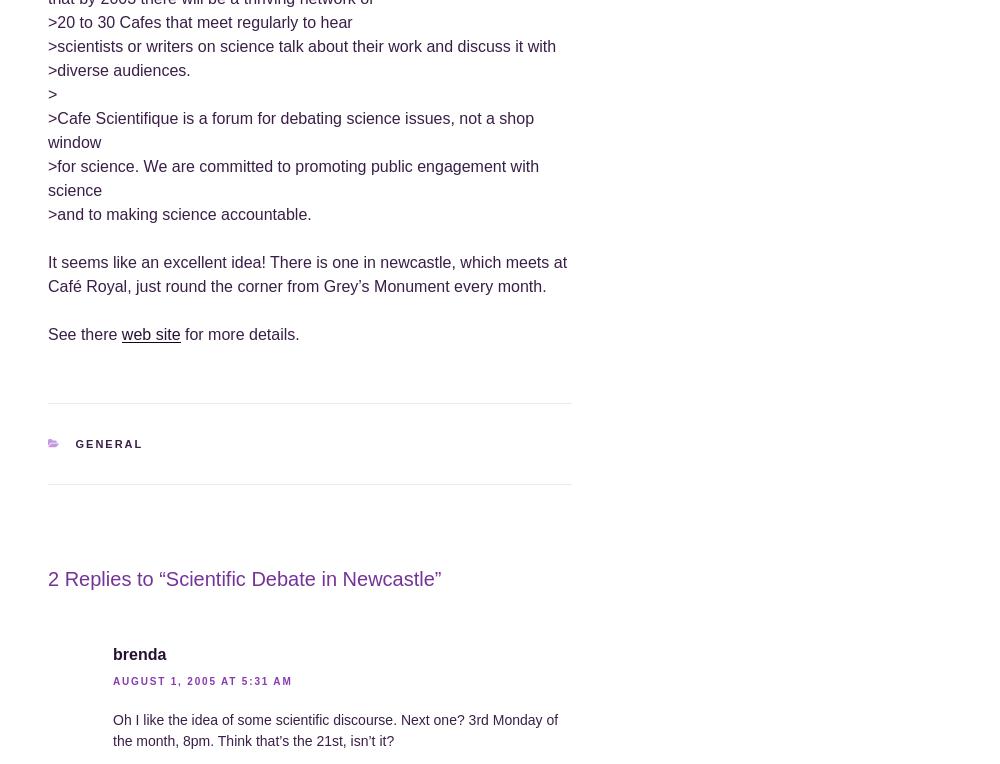 The width and height of the screenshot is (1000, 764). I want to click on '>', so click(52, 93).